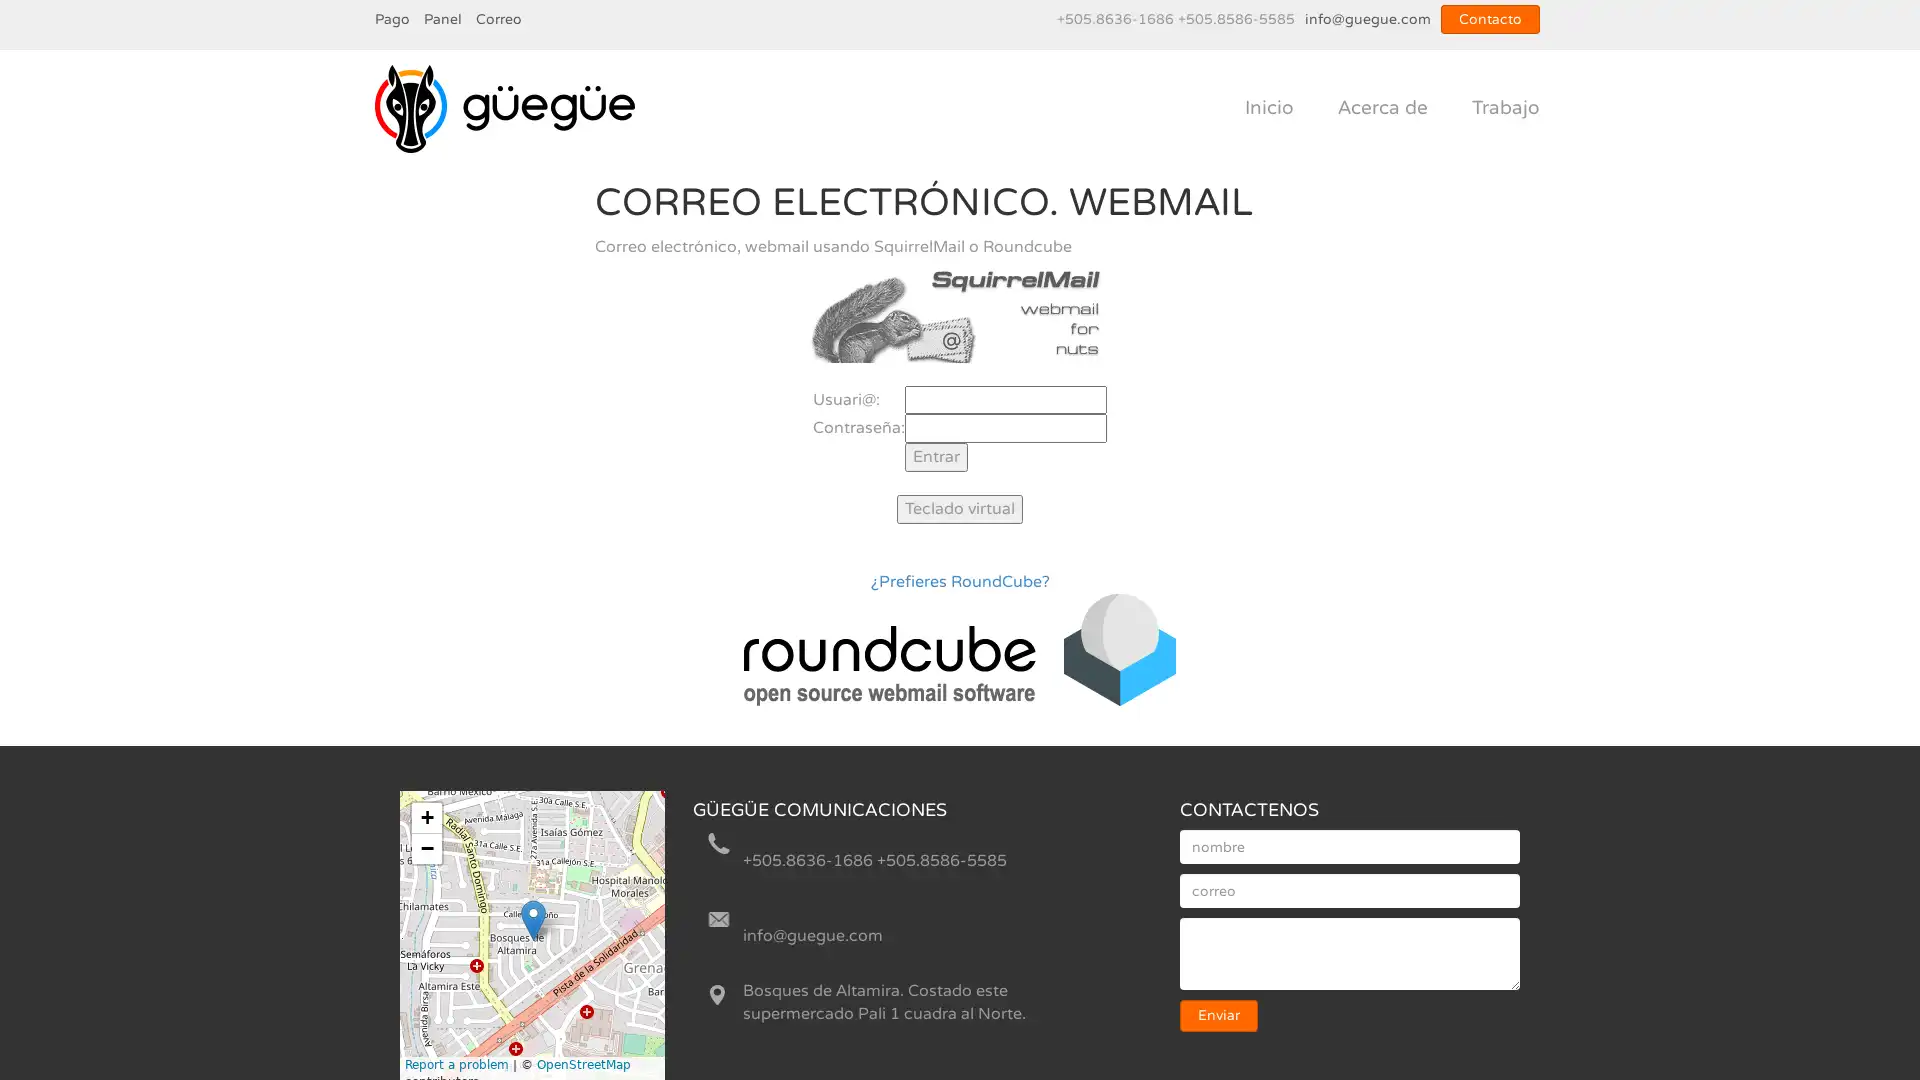  What do you see at coordinates (960, 508) in the screenshot?
I see `Teclado virtual` at bounding box center [960, 508].